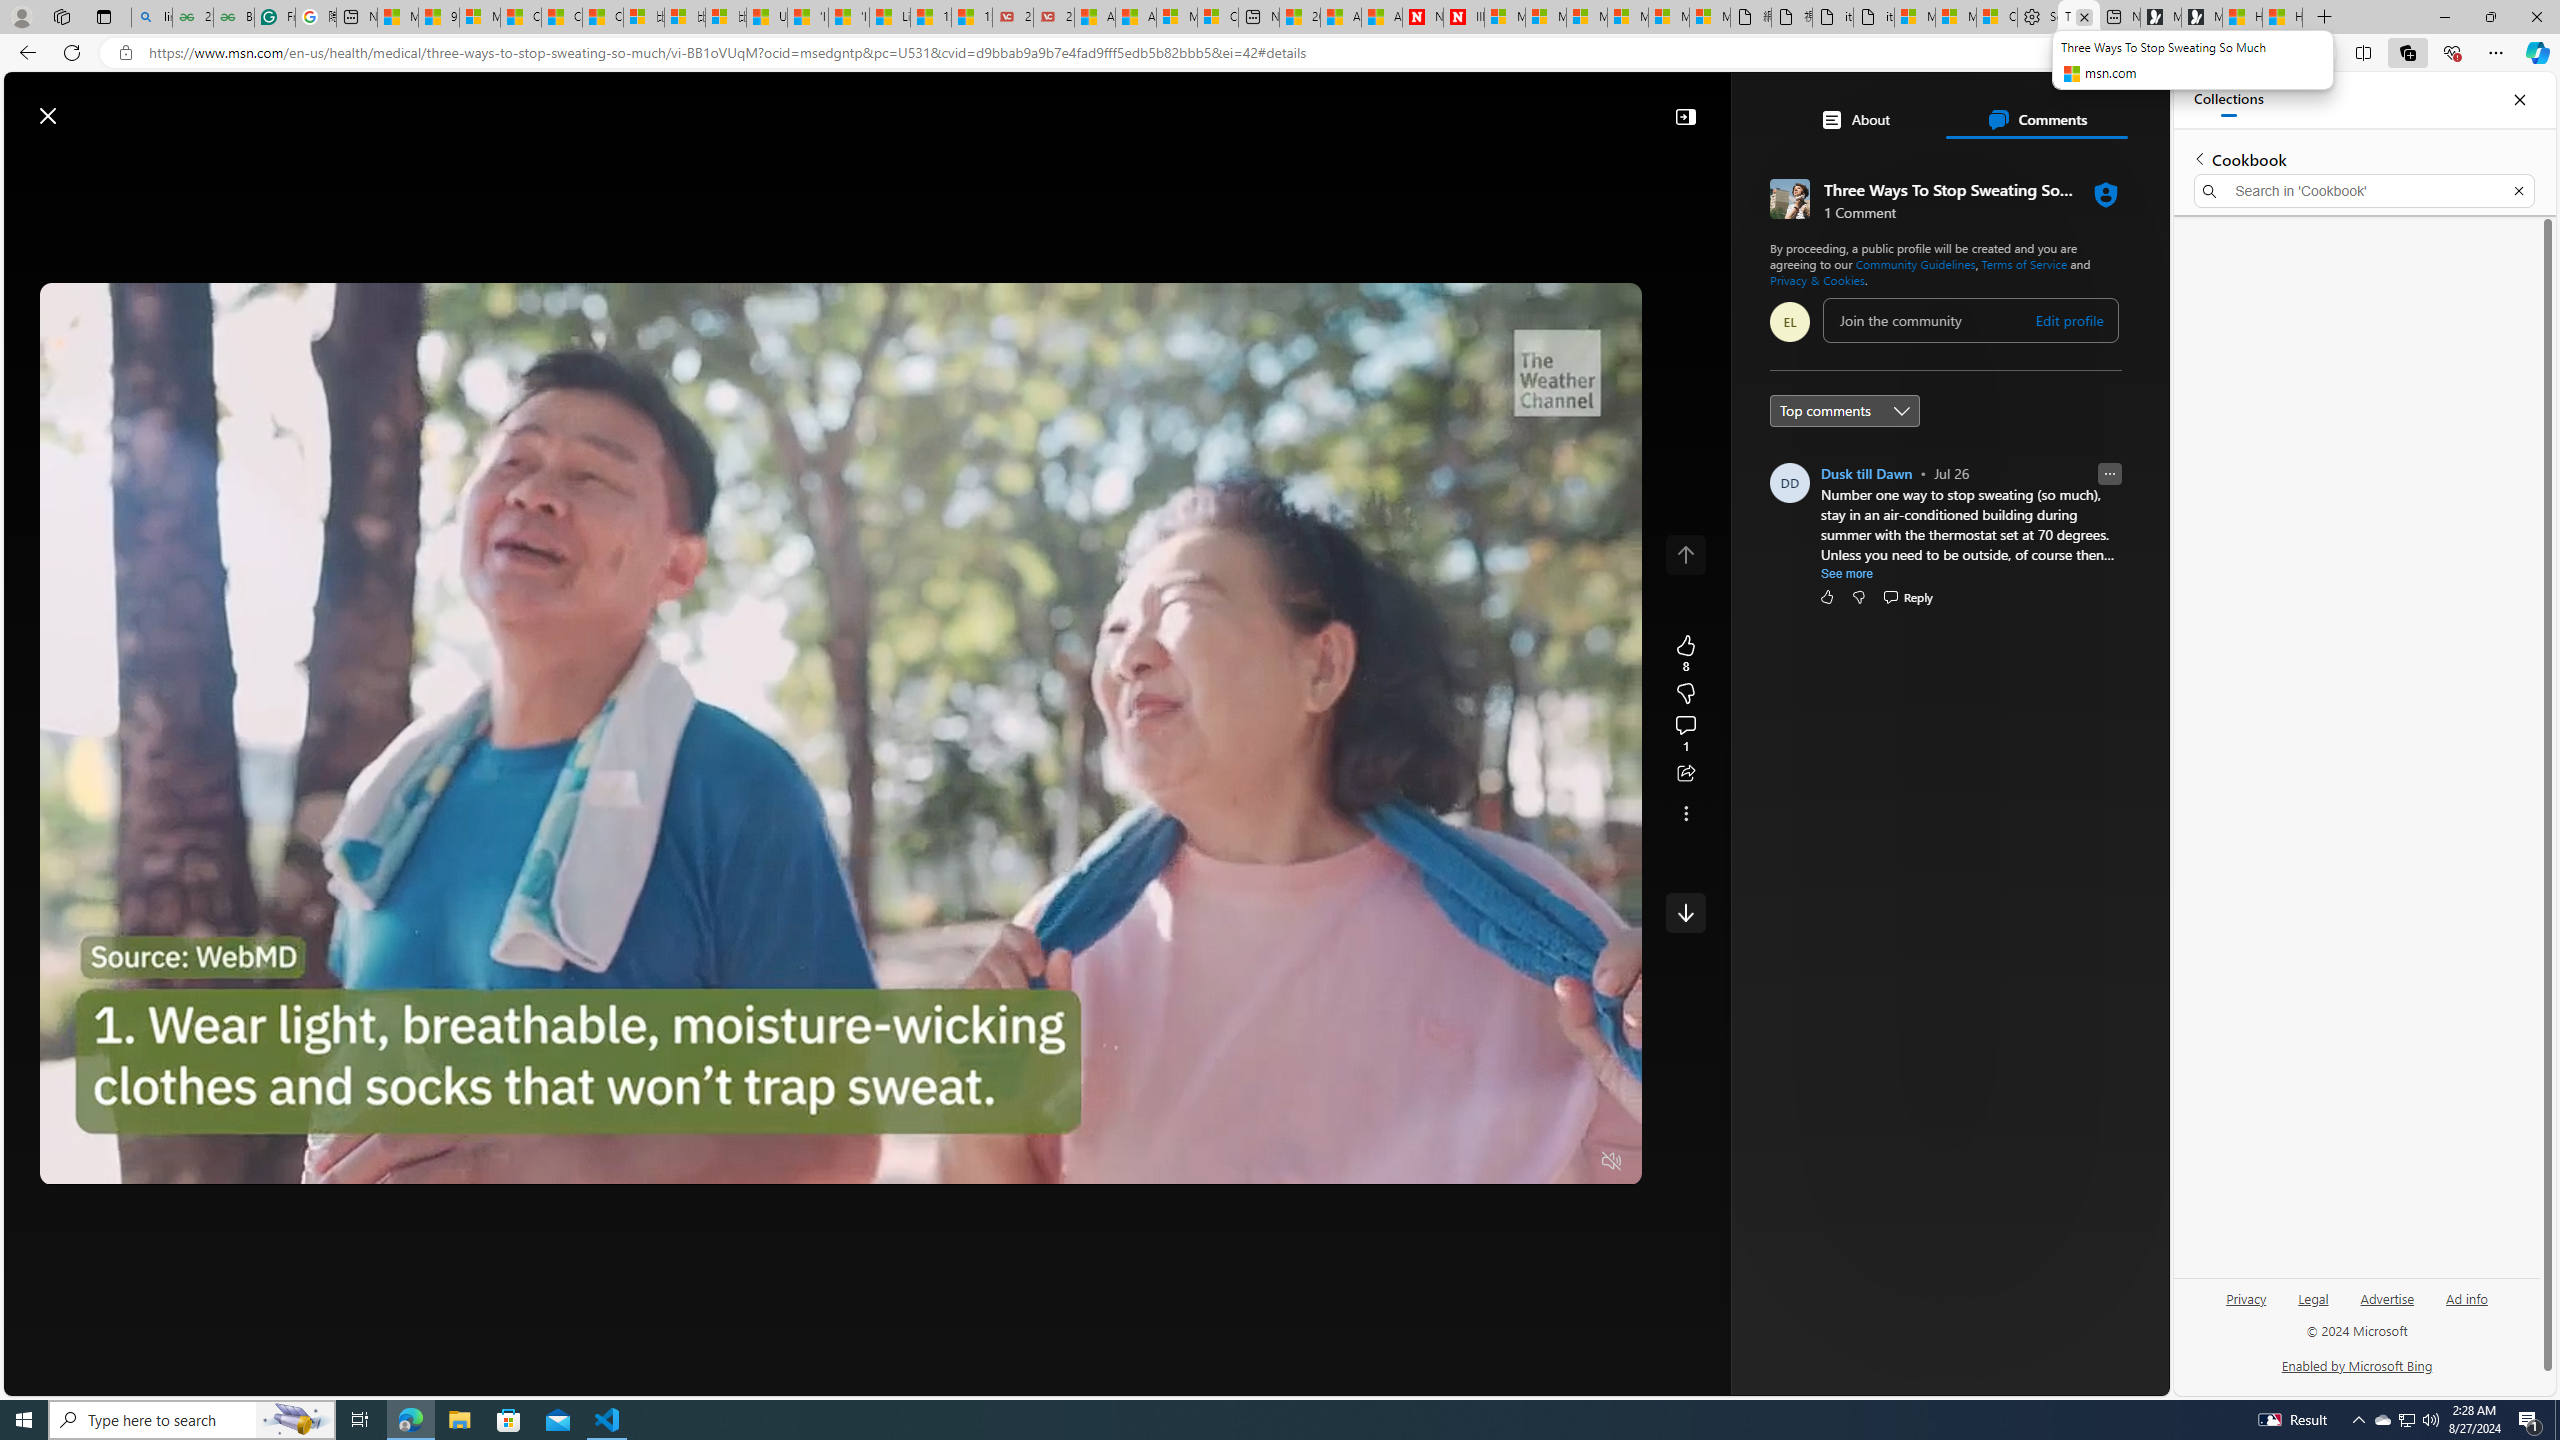 The height and width of the screenshot is (1440, 2560). Describe the element at coordinates (148, 1161) in the screenshot. I see `'Seek Forward'` at that location.